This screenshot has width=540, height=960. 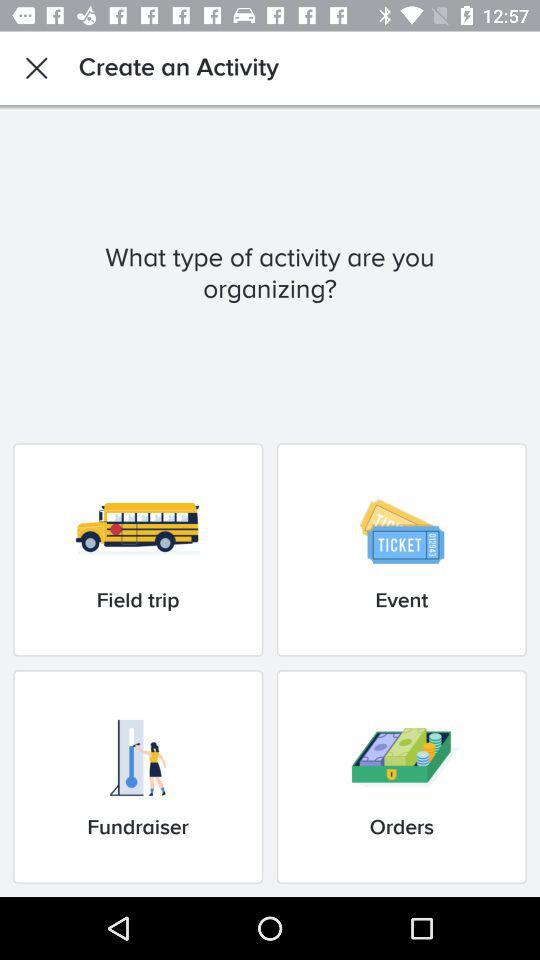 I want to click on item to the left of the event item, so click(x=137, y=549).